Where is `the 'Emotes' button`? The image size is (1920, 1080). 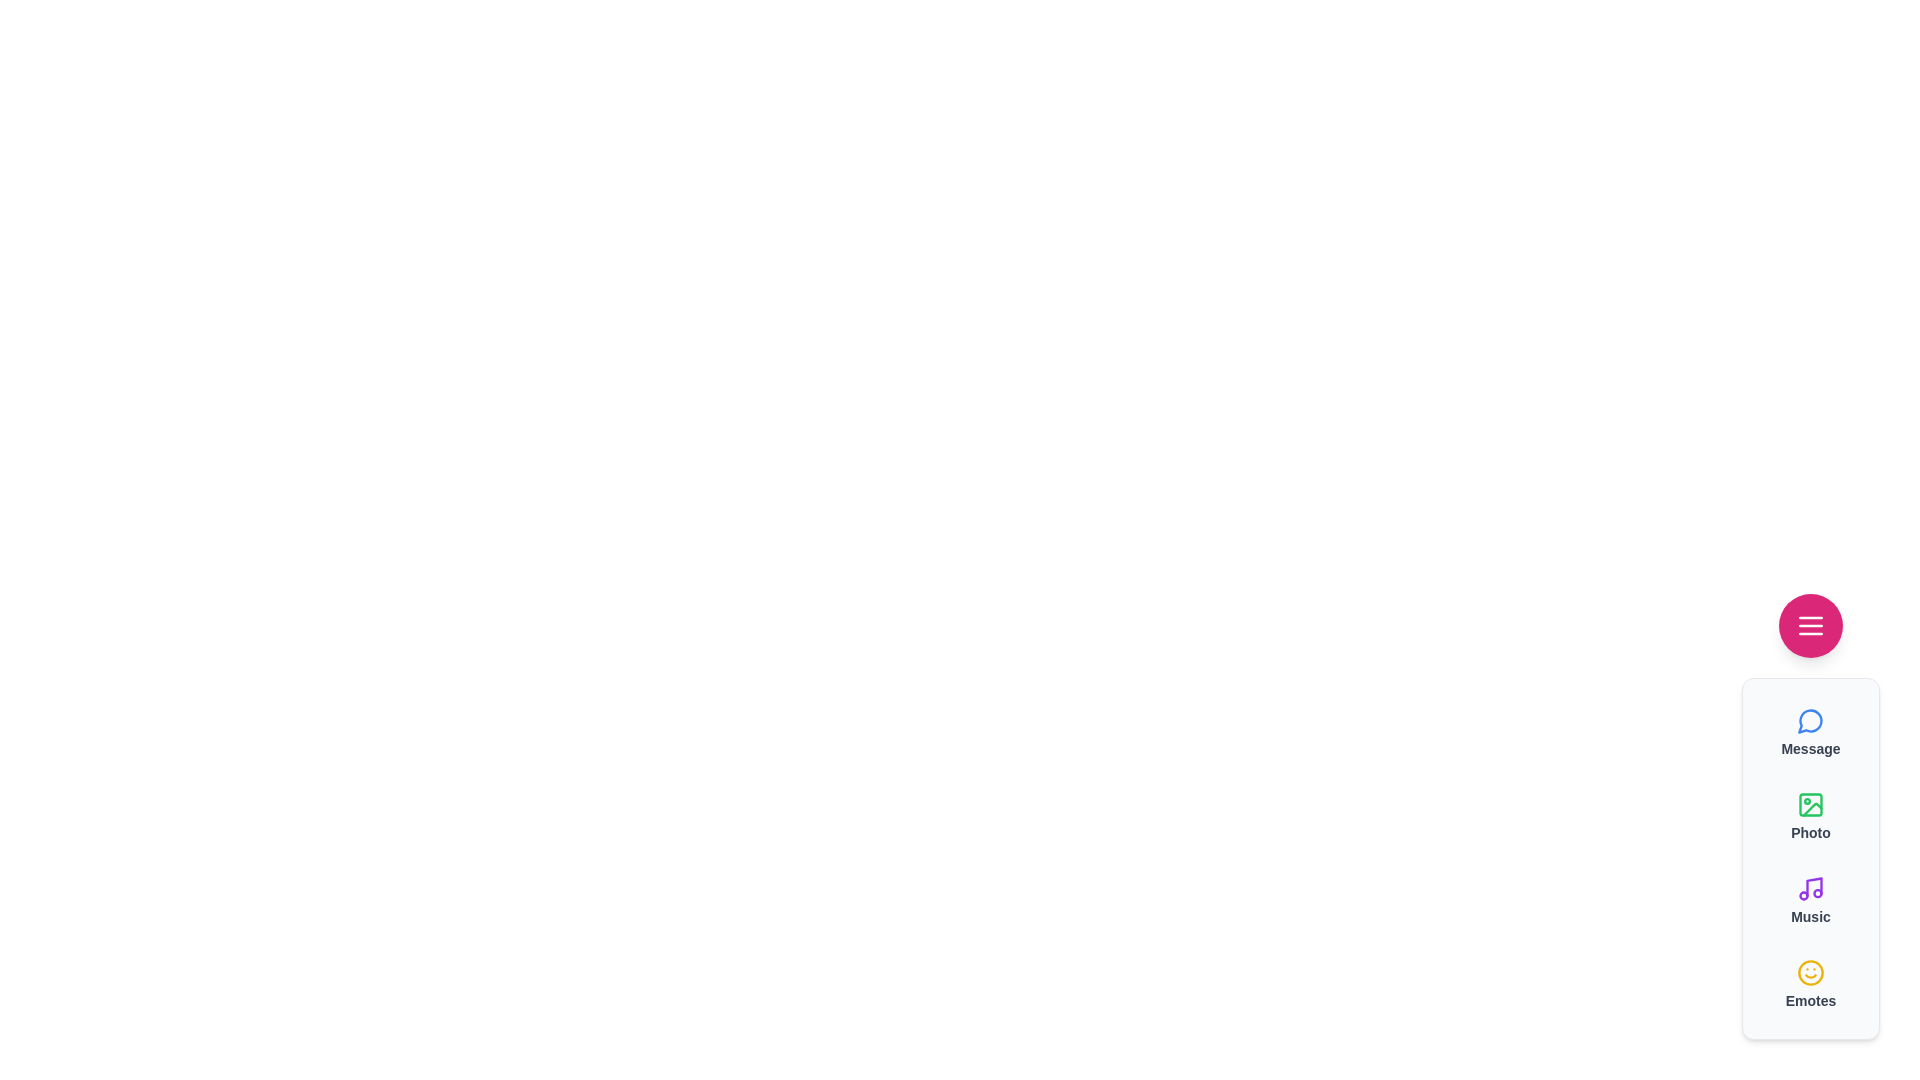
the 'Emotes' button is located at coordinates (1810, 983).